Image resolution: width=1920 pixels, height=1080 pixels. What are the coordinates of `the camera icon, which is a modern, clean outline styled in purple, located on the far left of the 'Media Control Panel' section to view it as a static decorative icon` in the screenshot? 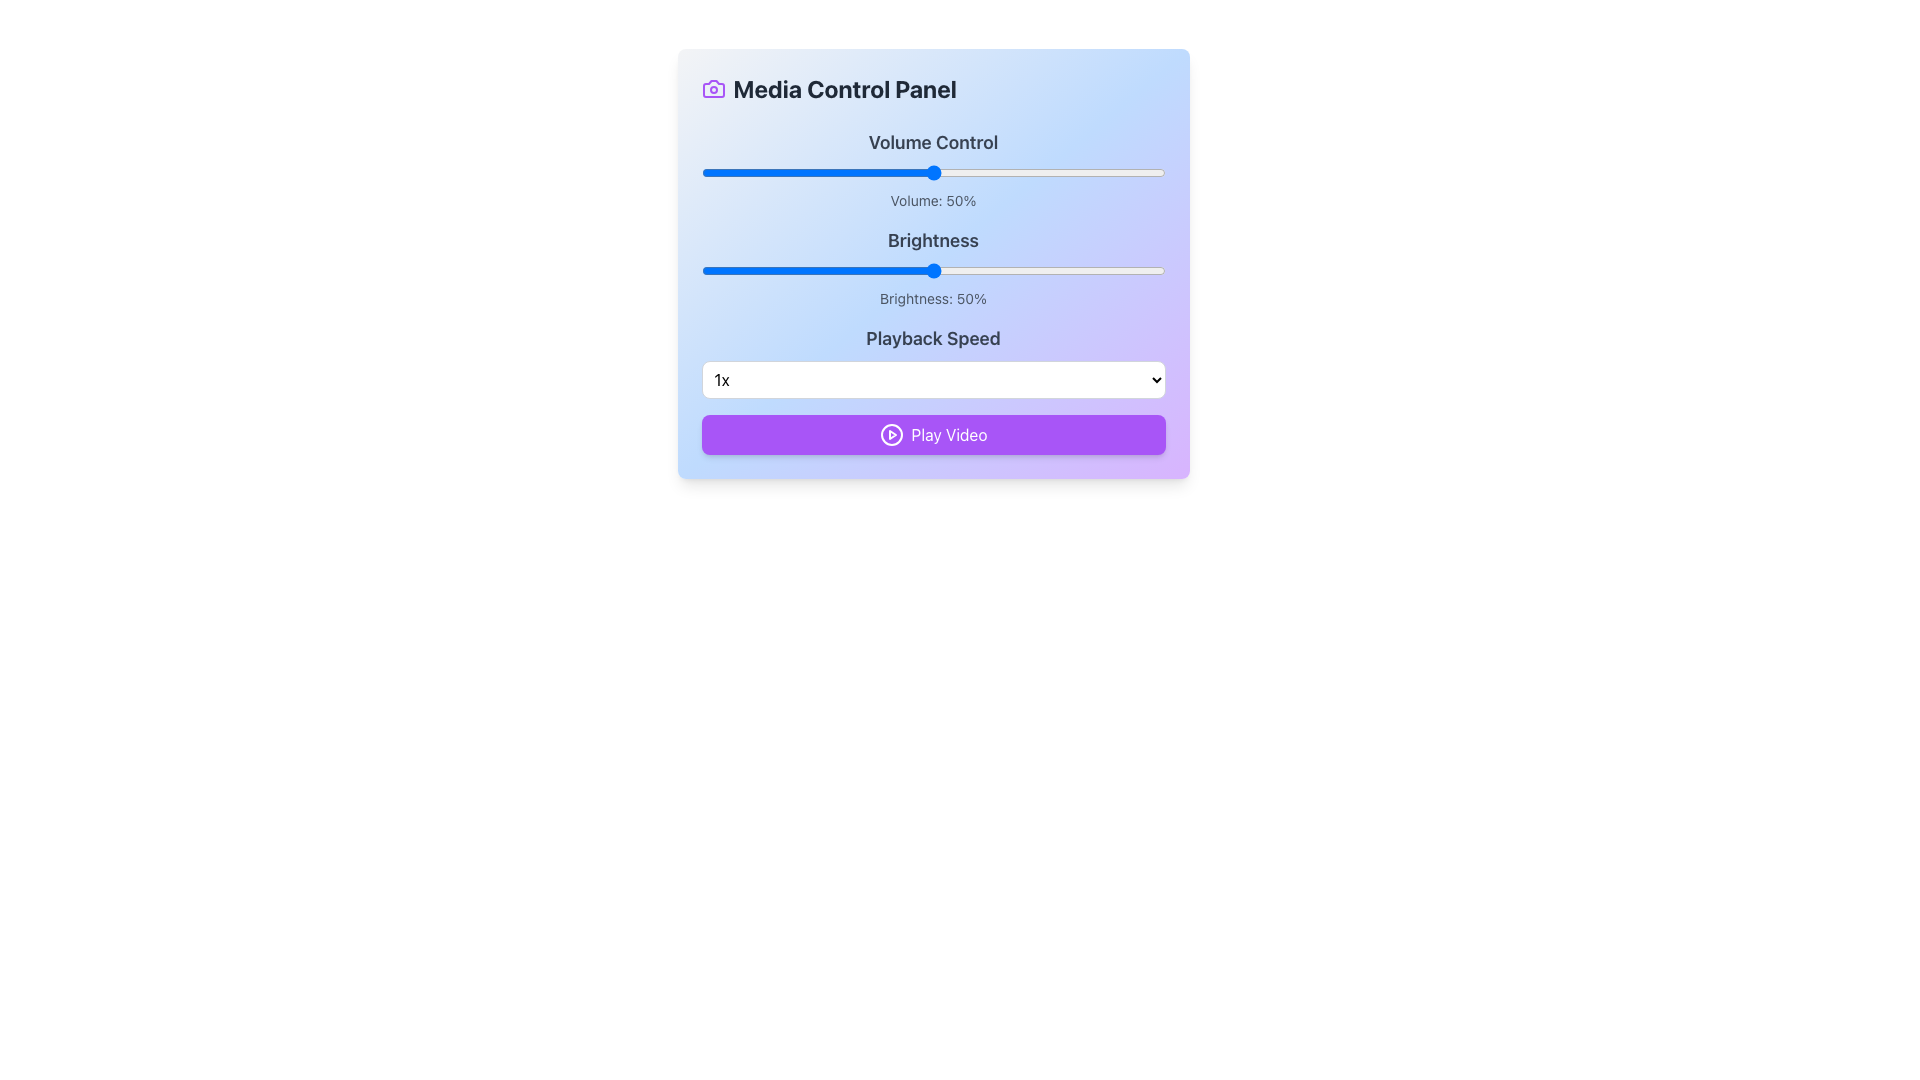 It's located at (713, 87).